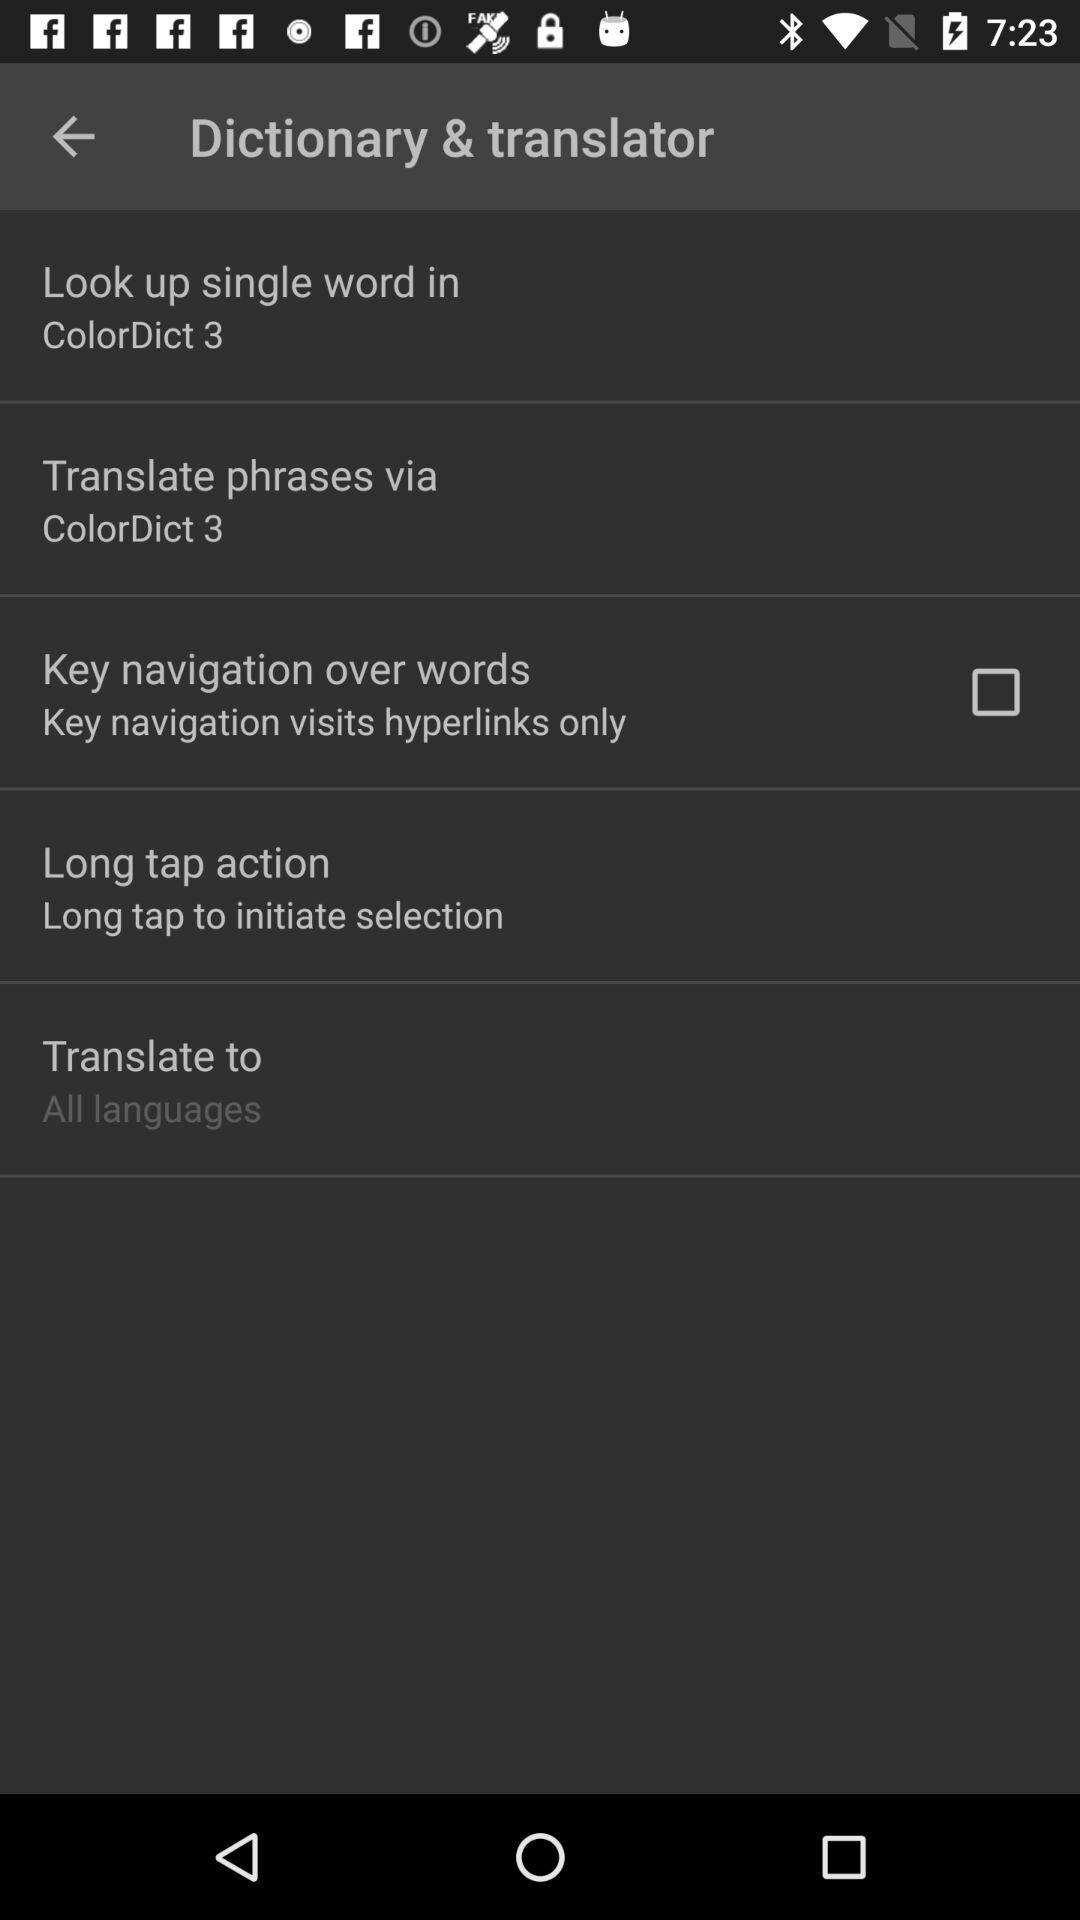 Image resolution: width=1080 pixels, height=1920 pixels. Describe the element at coordinates (150, 1106) in the screenshot. I see `the all languages item` at that location.